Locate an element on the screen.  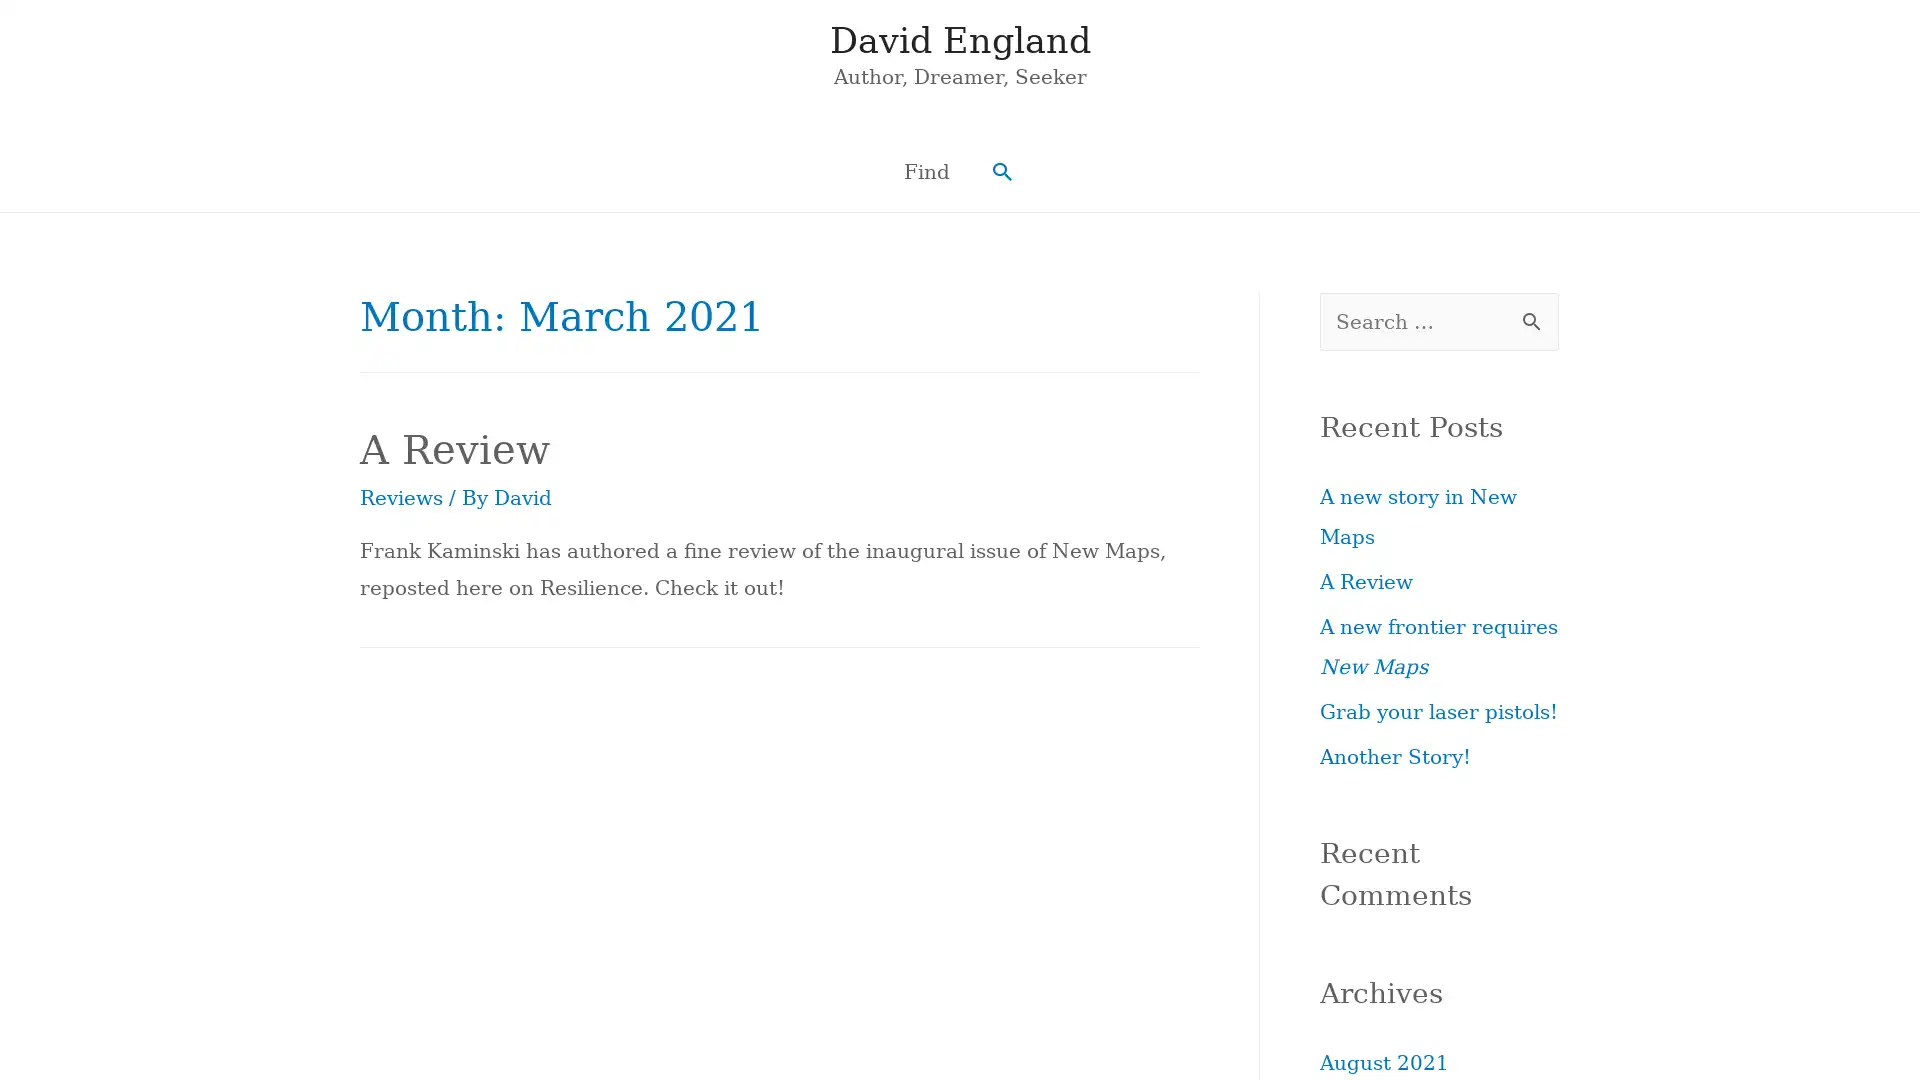
Search is located at coordinates (1535, 323).